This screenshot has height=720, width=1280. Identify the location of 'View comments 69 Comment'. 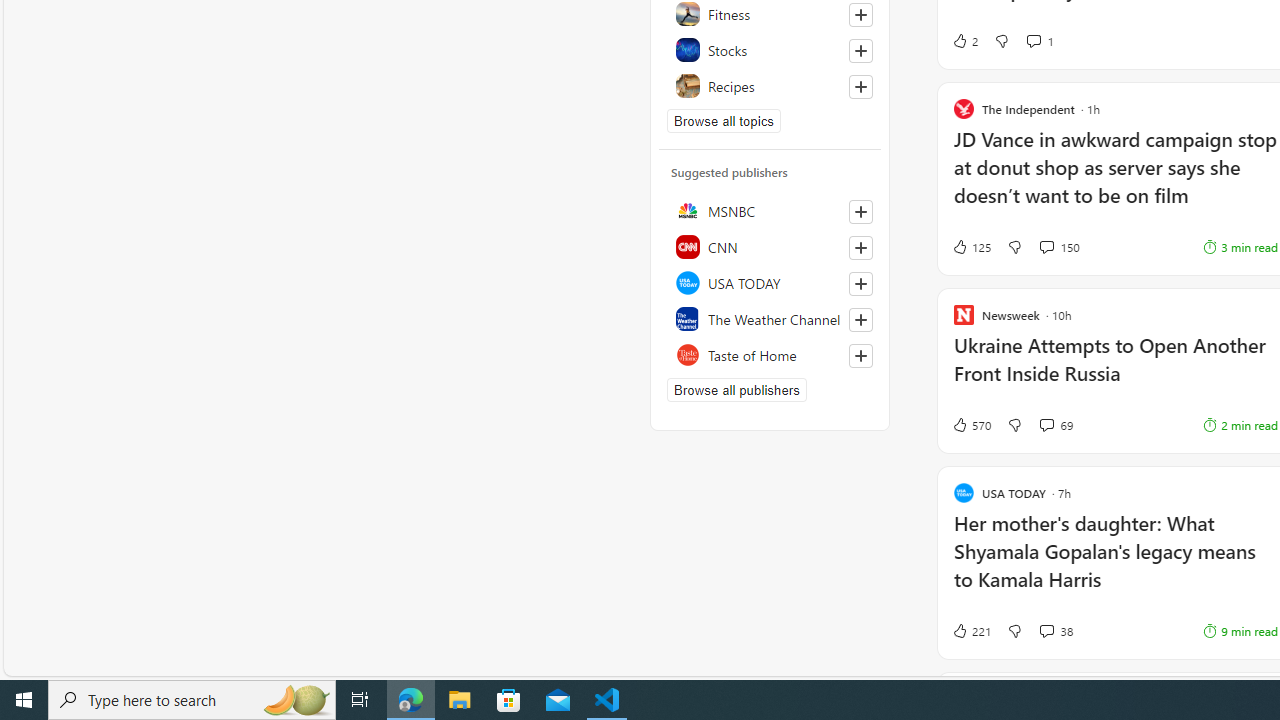
(1045, 423).